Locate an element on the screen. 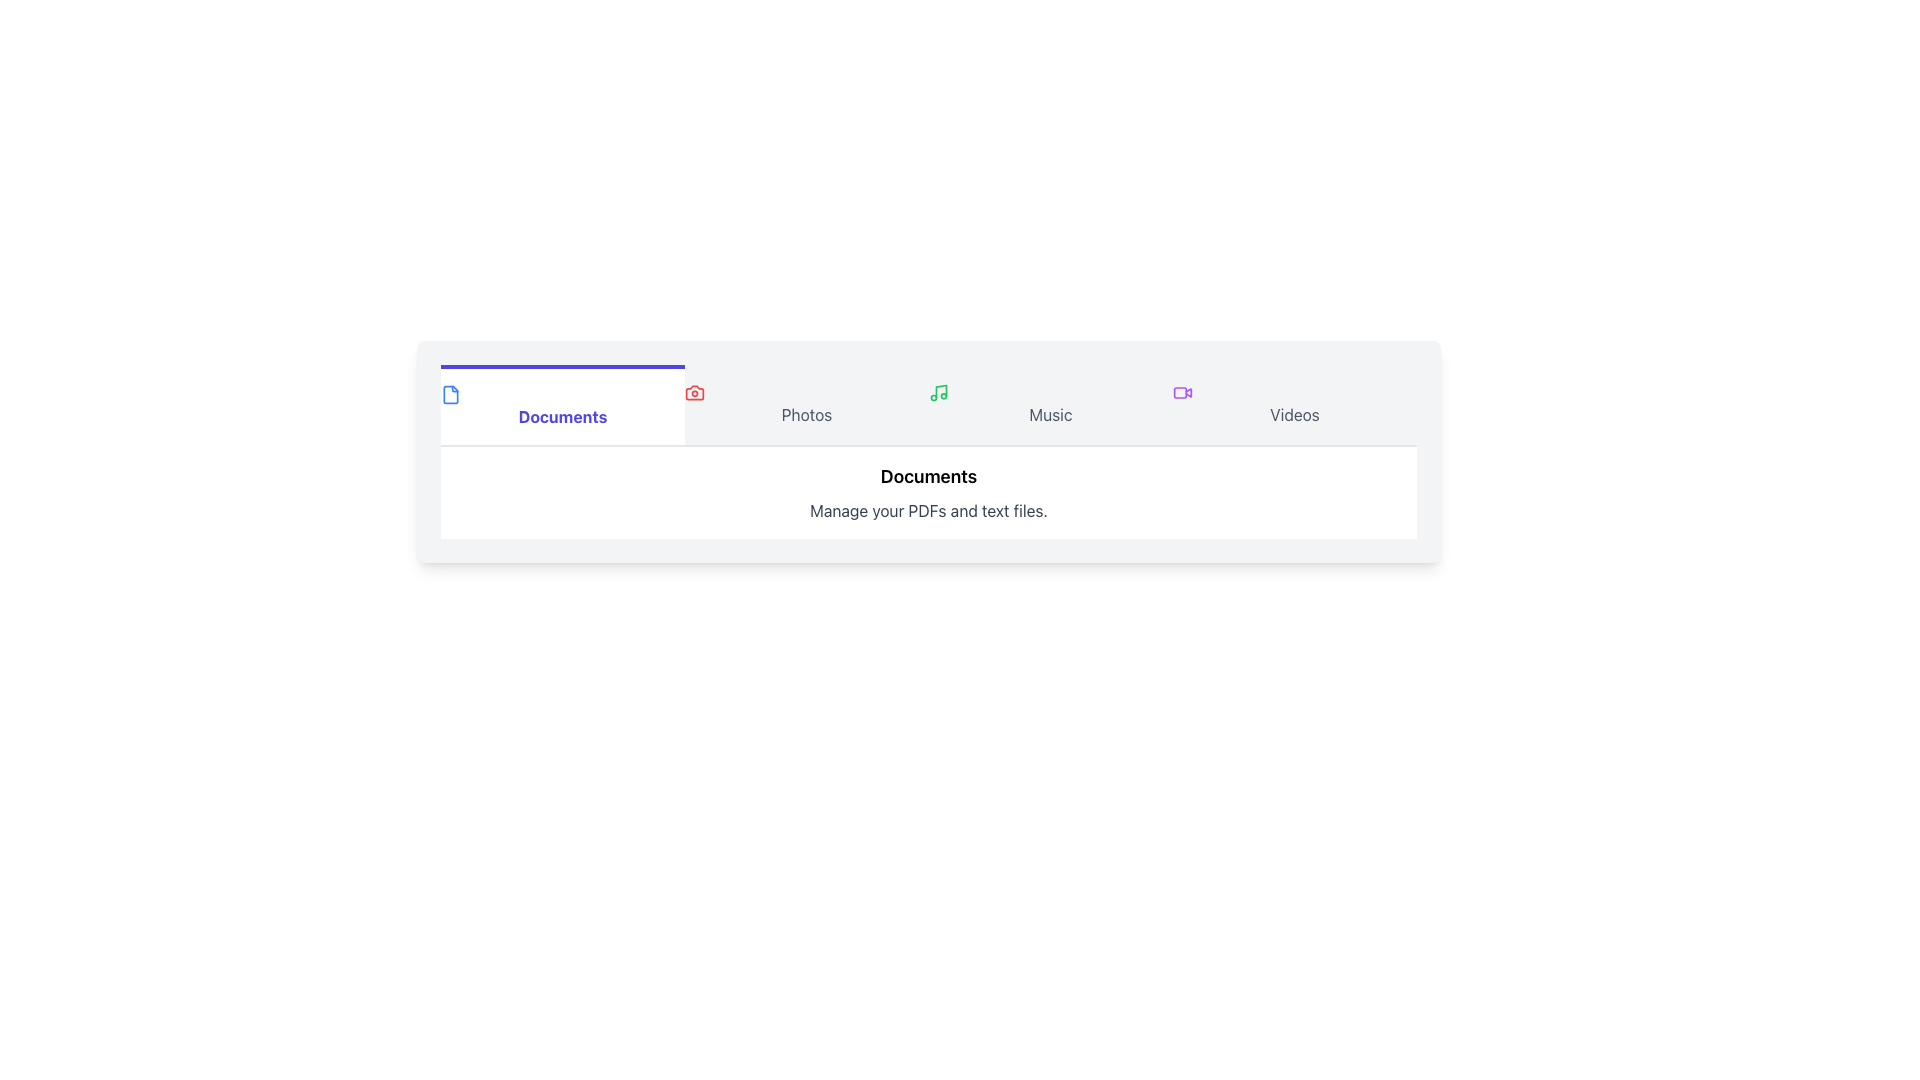 The image size is (1920, 1080). the 'Documents' button, which is a rectangular button with bold indigo-colored text and a blue file icon on the left side, located on the top row of the navigation interface is located at coordinates (561, 405).